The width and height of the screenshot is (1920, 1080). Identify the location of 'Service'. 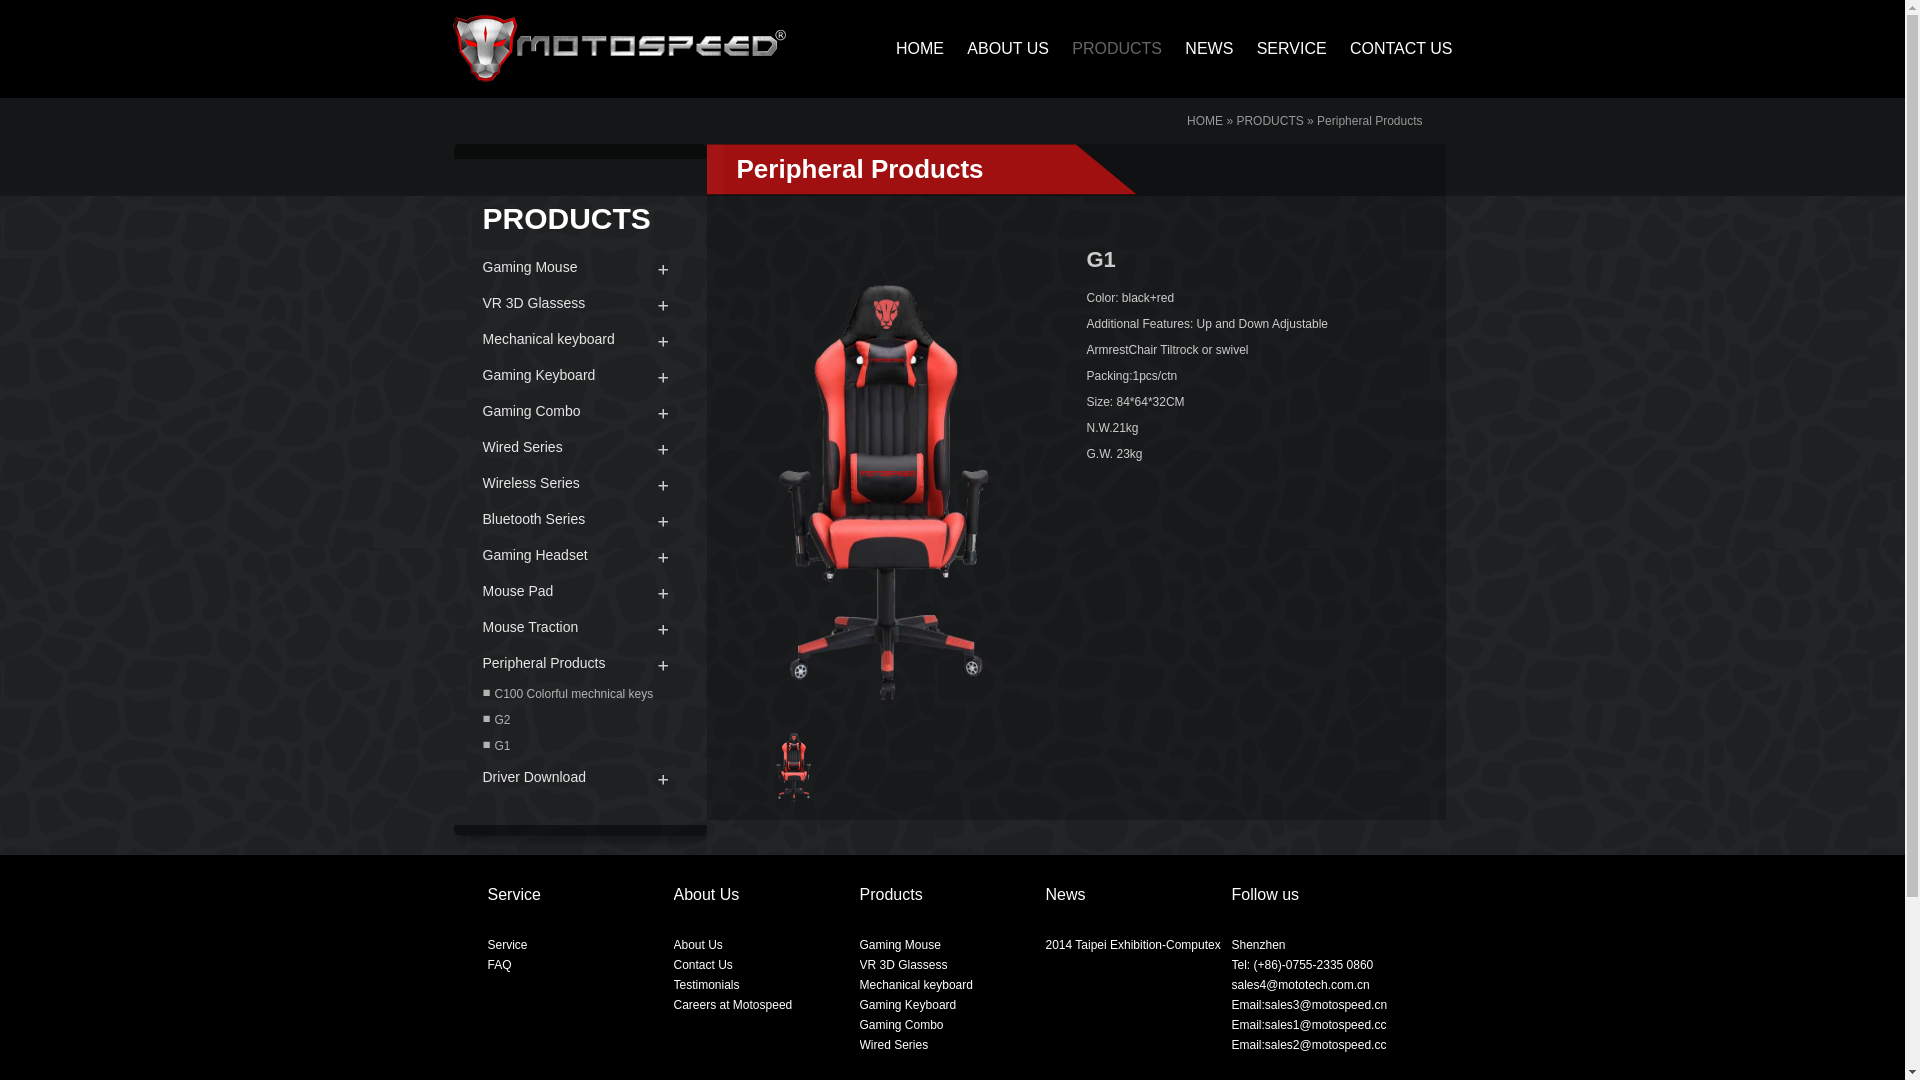
(488, 945).